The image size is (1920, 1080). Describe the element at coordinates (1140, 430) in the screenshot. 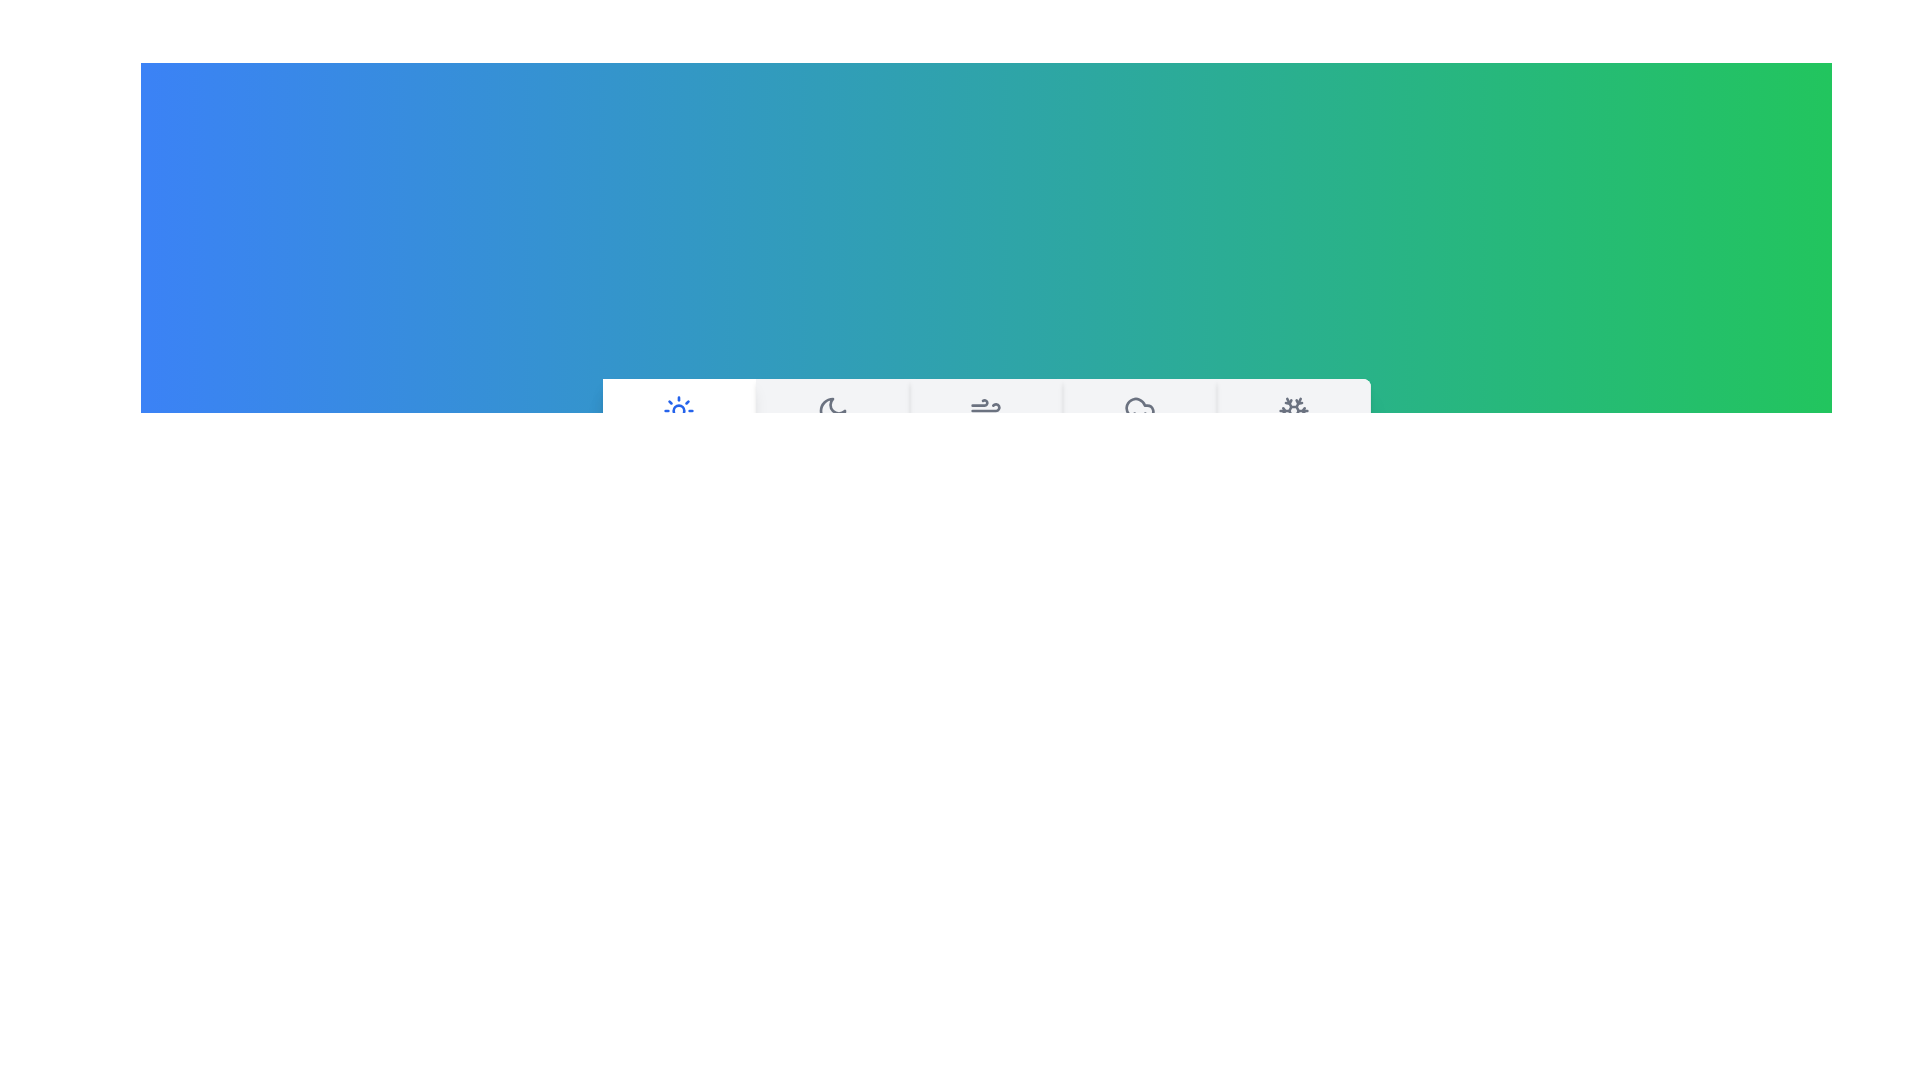

I see `the Rainy tab to view its details` at that location.